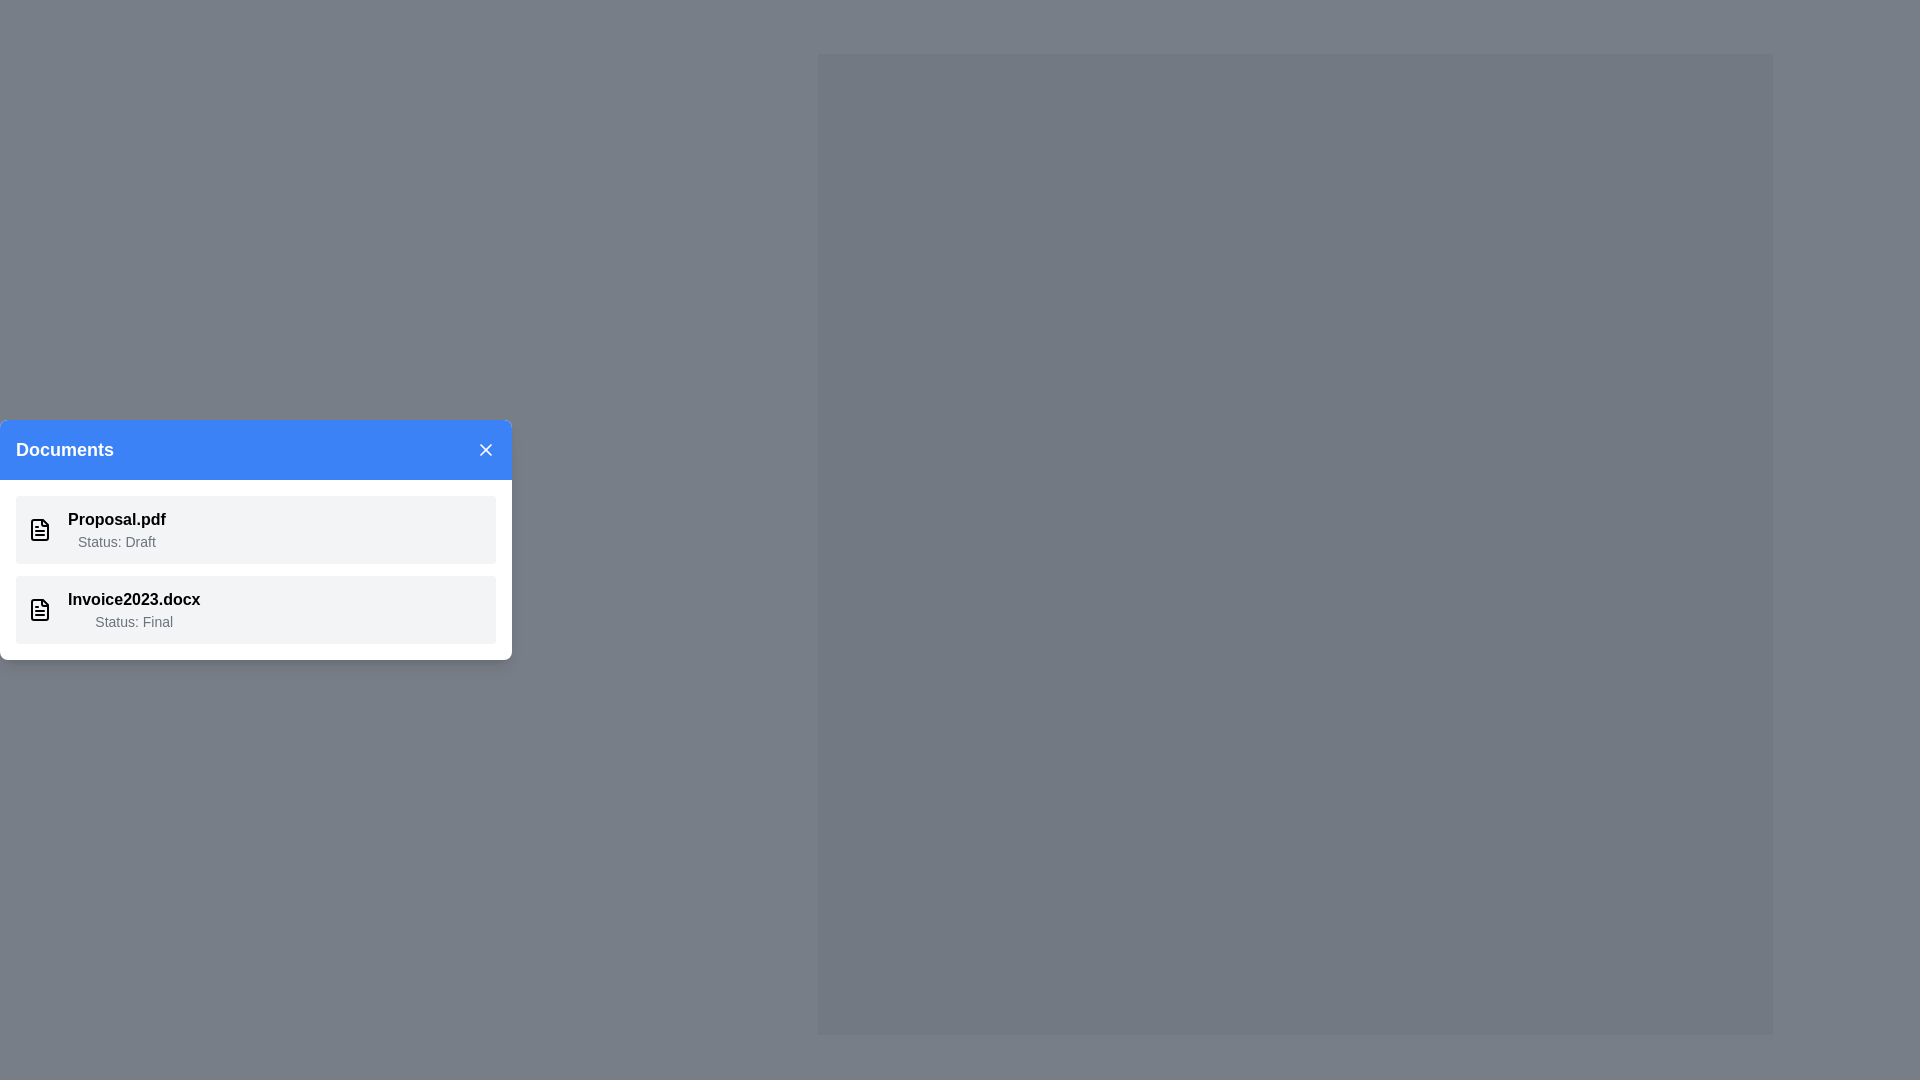 This screenshot has width=1920, height=1080. What do you see at coordinates (39, 528) in the screenshot?
I see `the icon associated with the document titled 'Proposal.pdf' to inspect its visual cues` at bounding box center [39, 528].